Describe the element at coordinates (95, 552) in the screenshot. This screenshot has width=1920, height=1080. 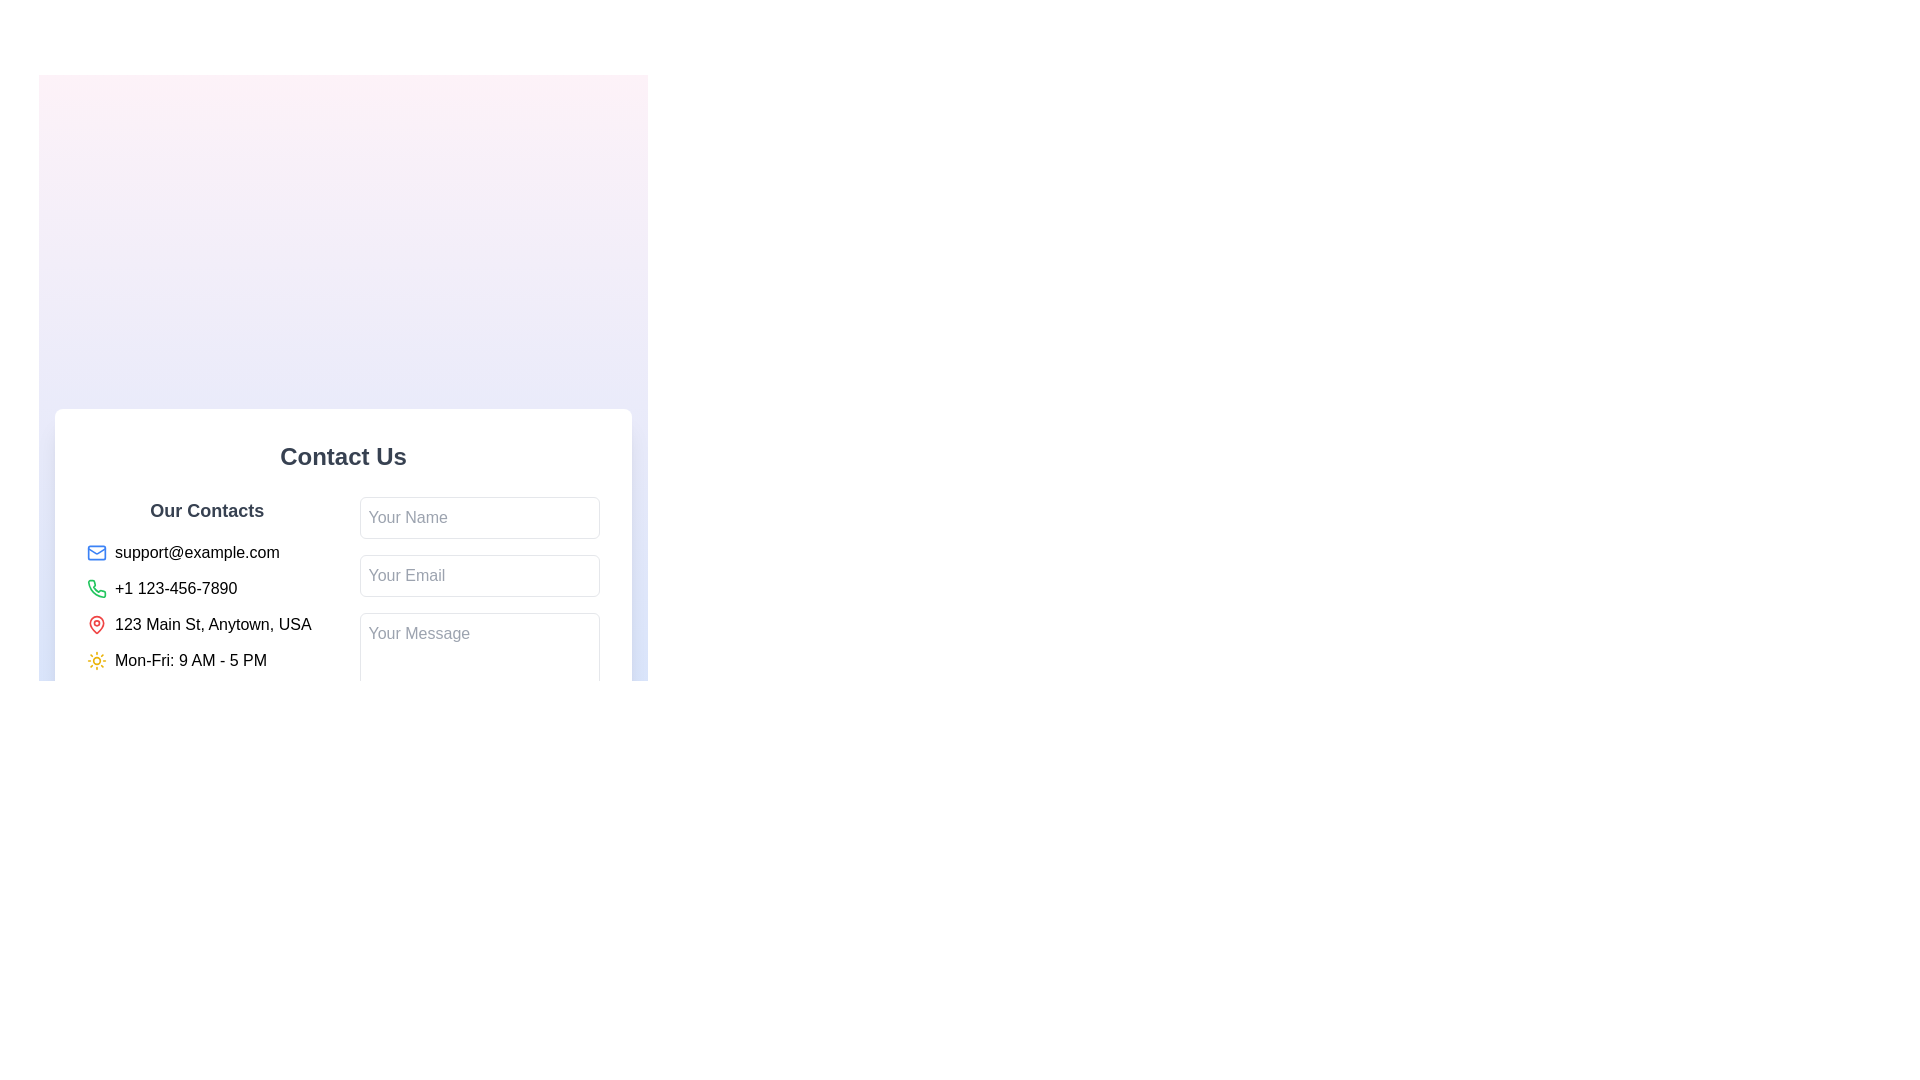
I see `the blue mail icon with rounded corners located to the left of the email address 'support@example.com'` at that location.